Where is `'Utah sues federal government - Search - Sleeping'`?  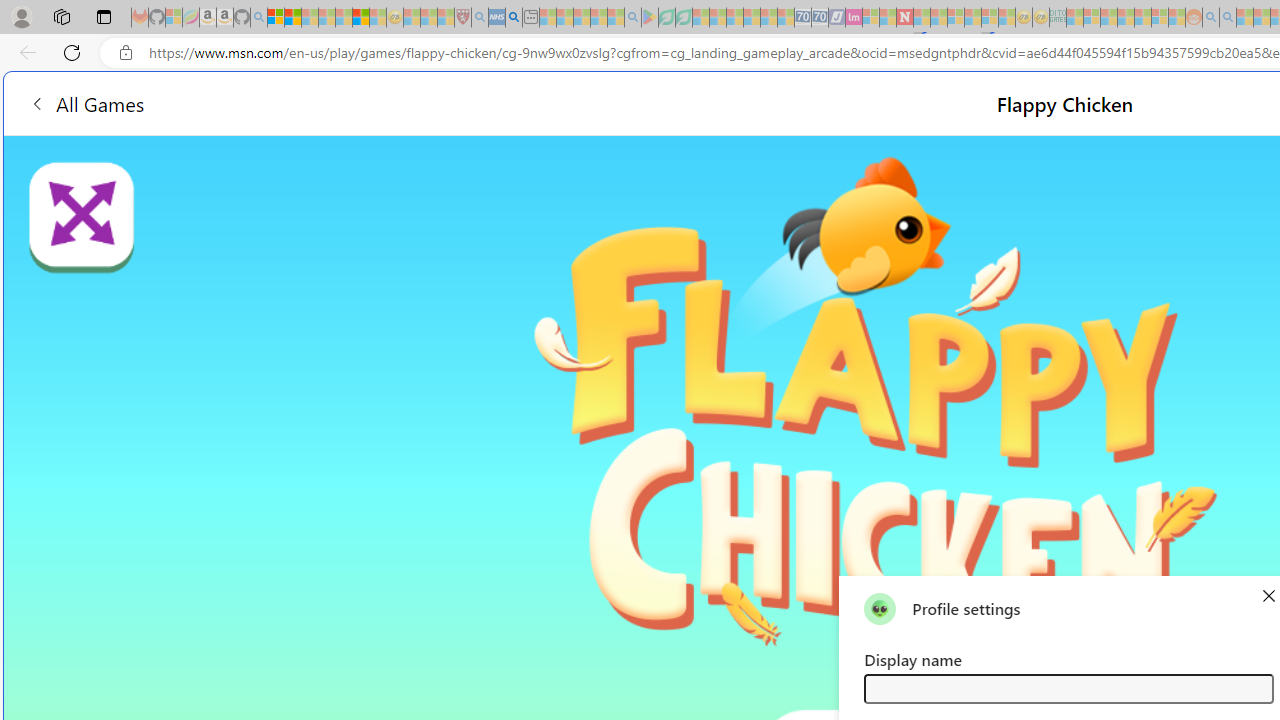
'Utah sues federal government - Search - Sleeping' is located at coordinates (1227, 17).